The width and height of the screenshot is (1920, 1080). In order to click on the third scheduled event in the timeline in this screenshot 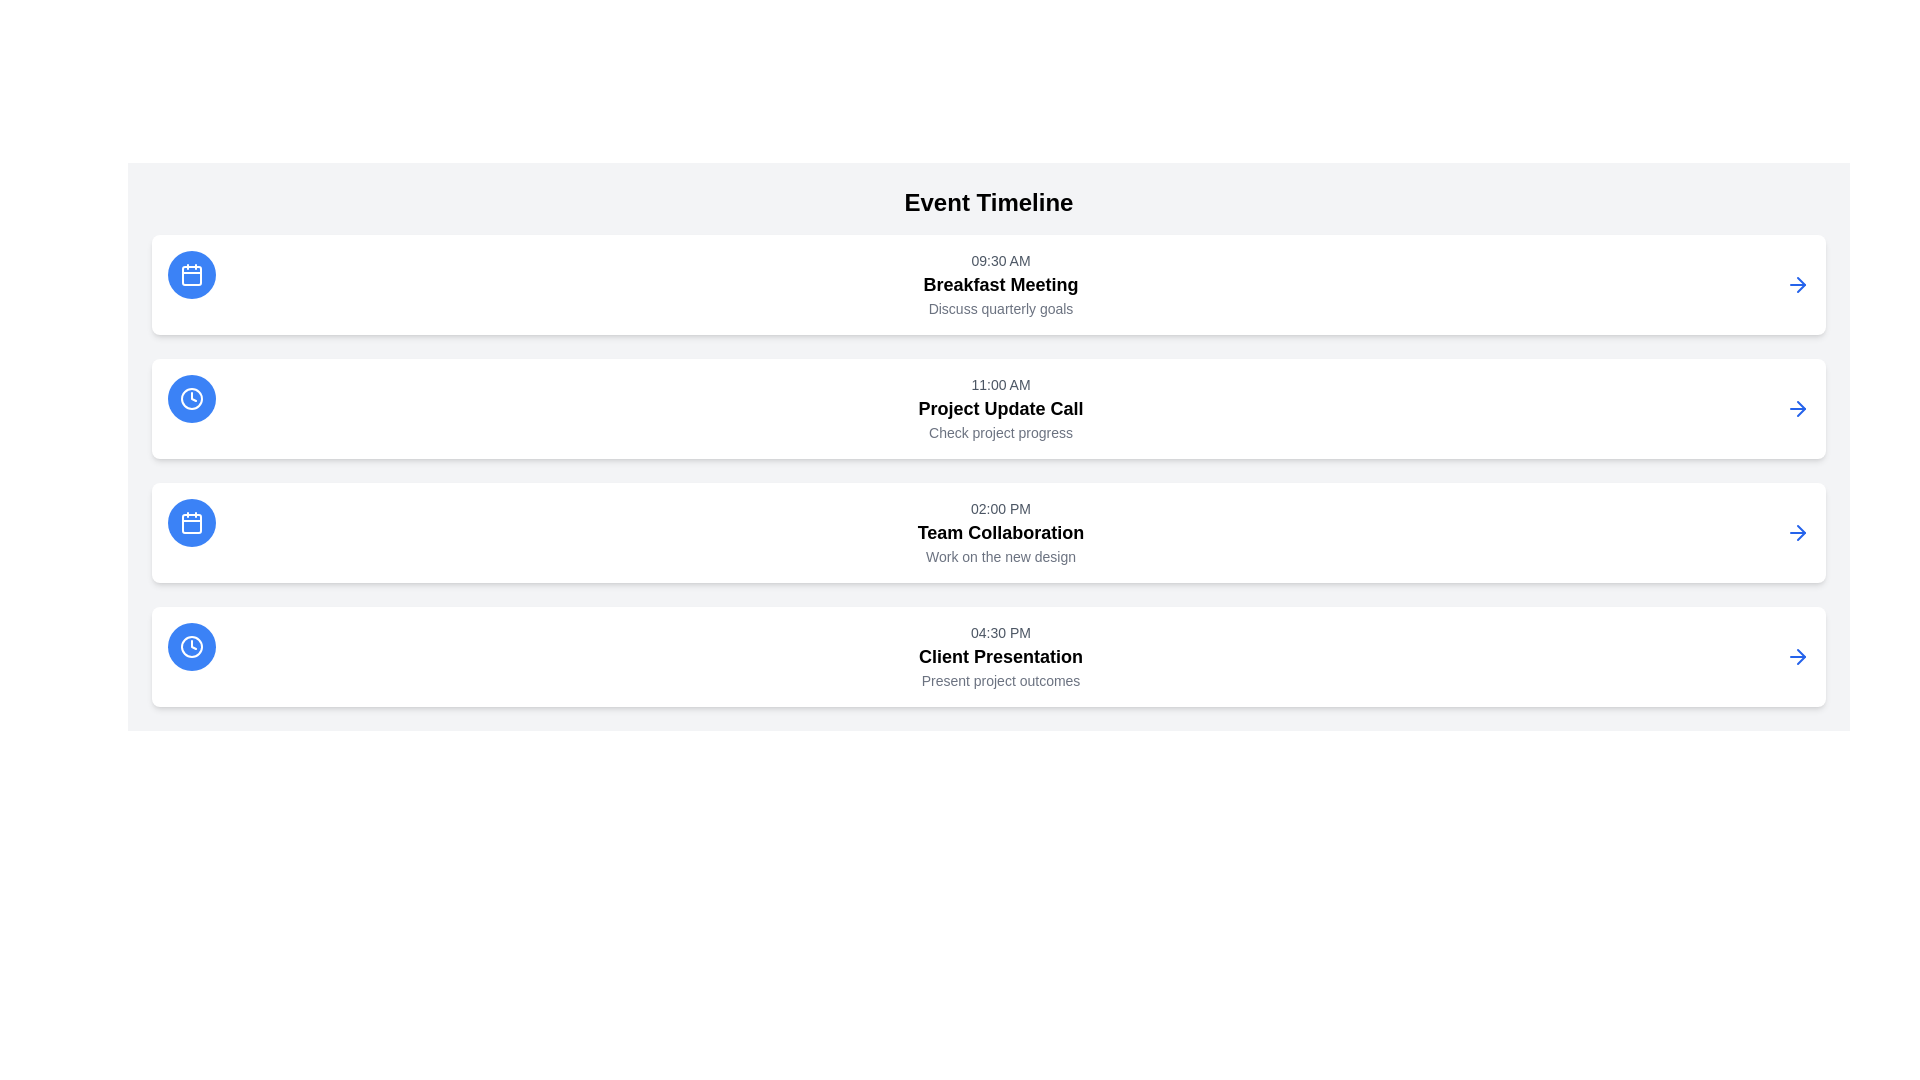, I will do `click(1001, 531)`.